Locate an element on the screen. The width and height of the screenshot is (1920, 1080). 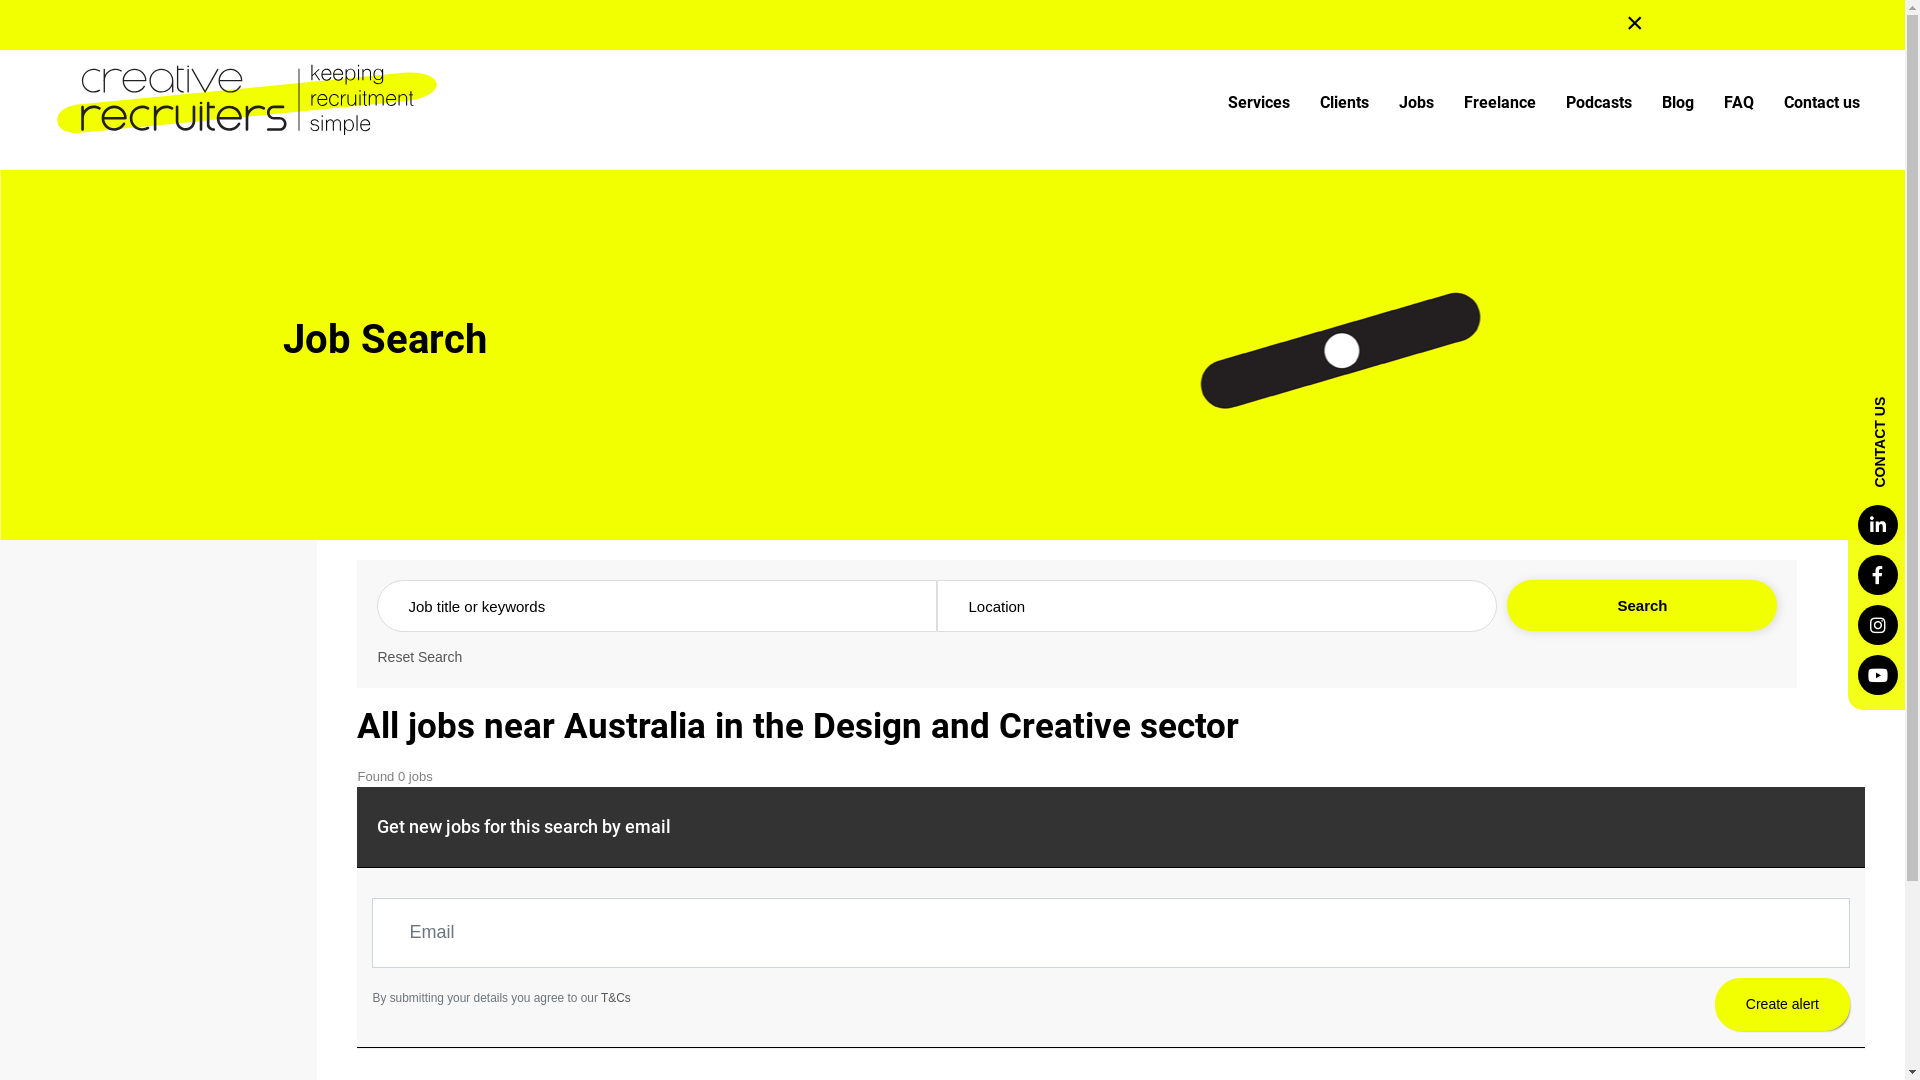
'Contact us' is located at coordinates (1822, 103).